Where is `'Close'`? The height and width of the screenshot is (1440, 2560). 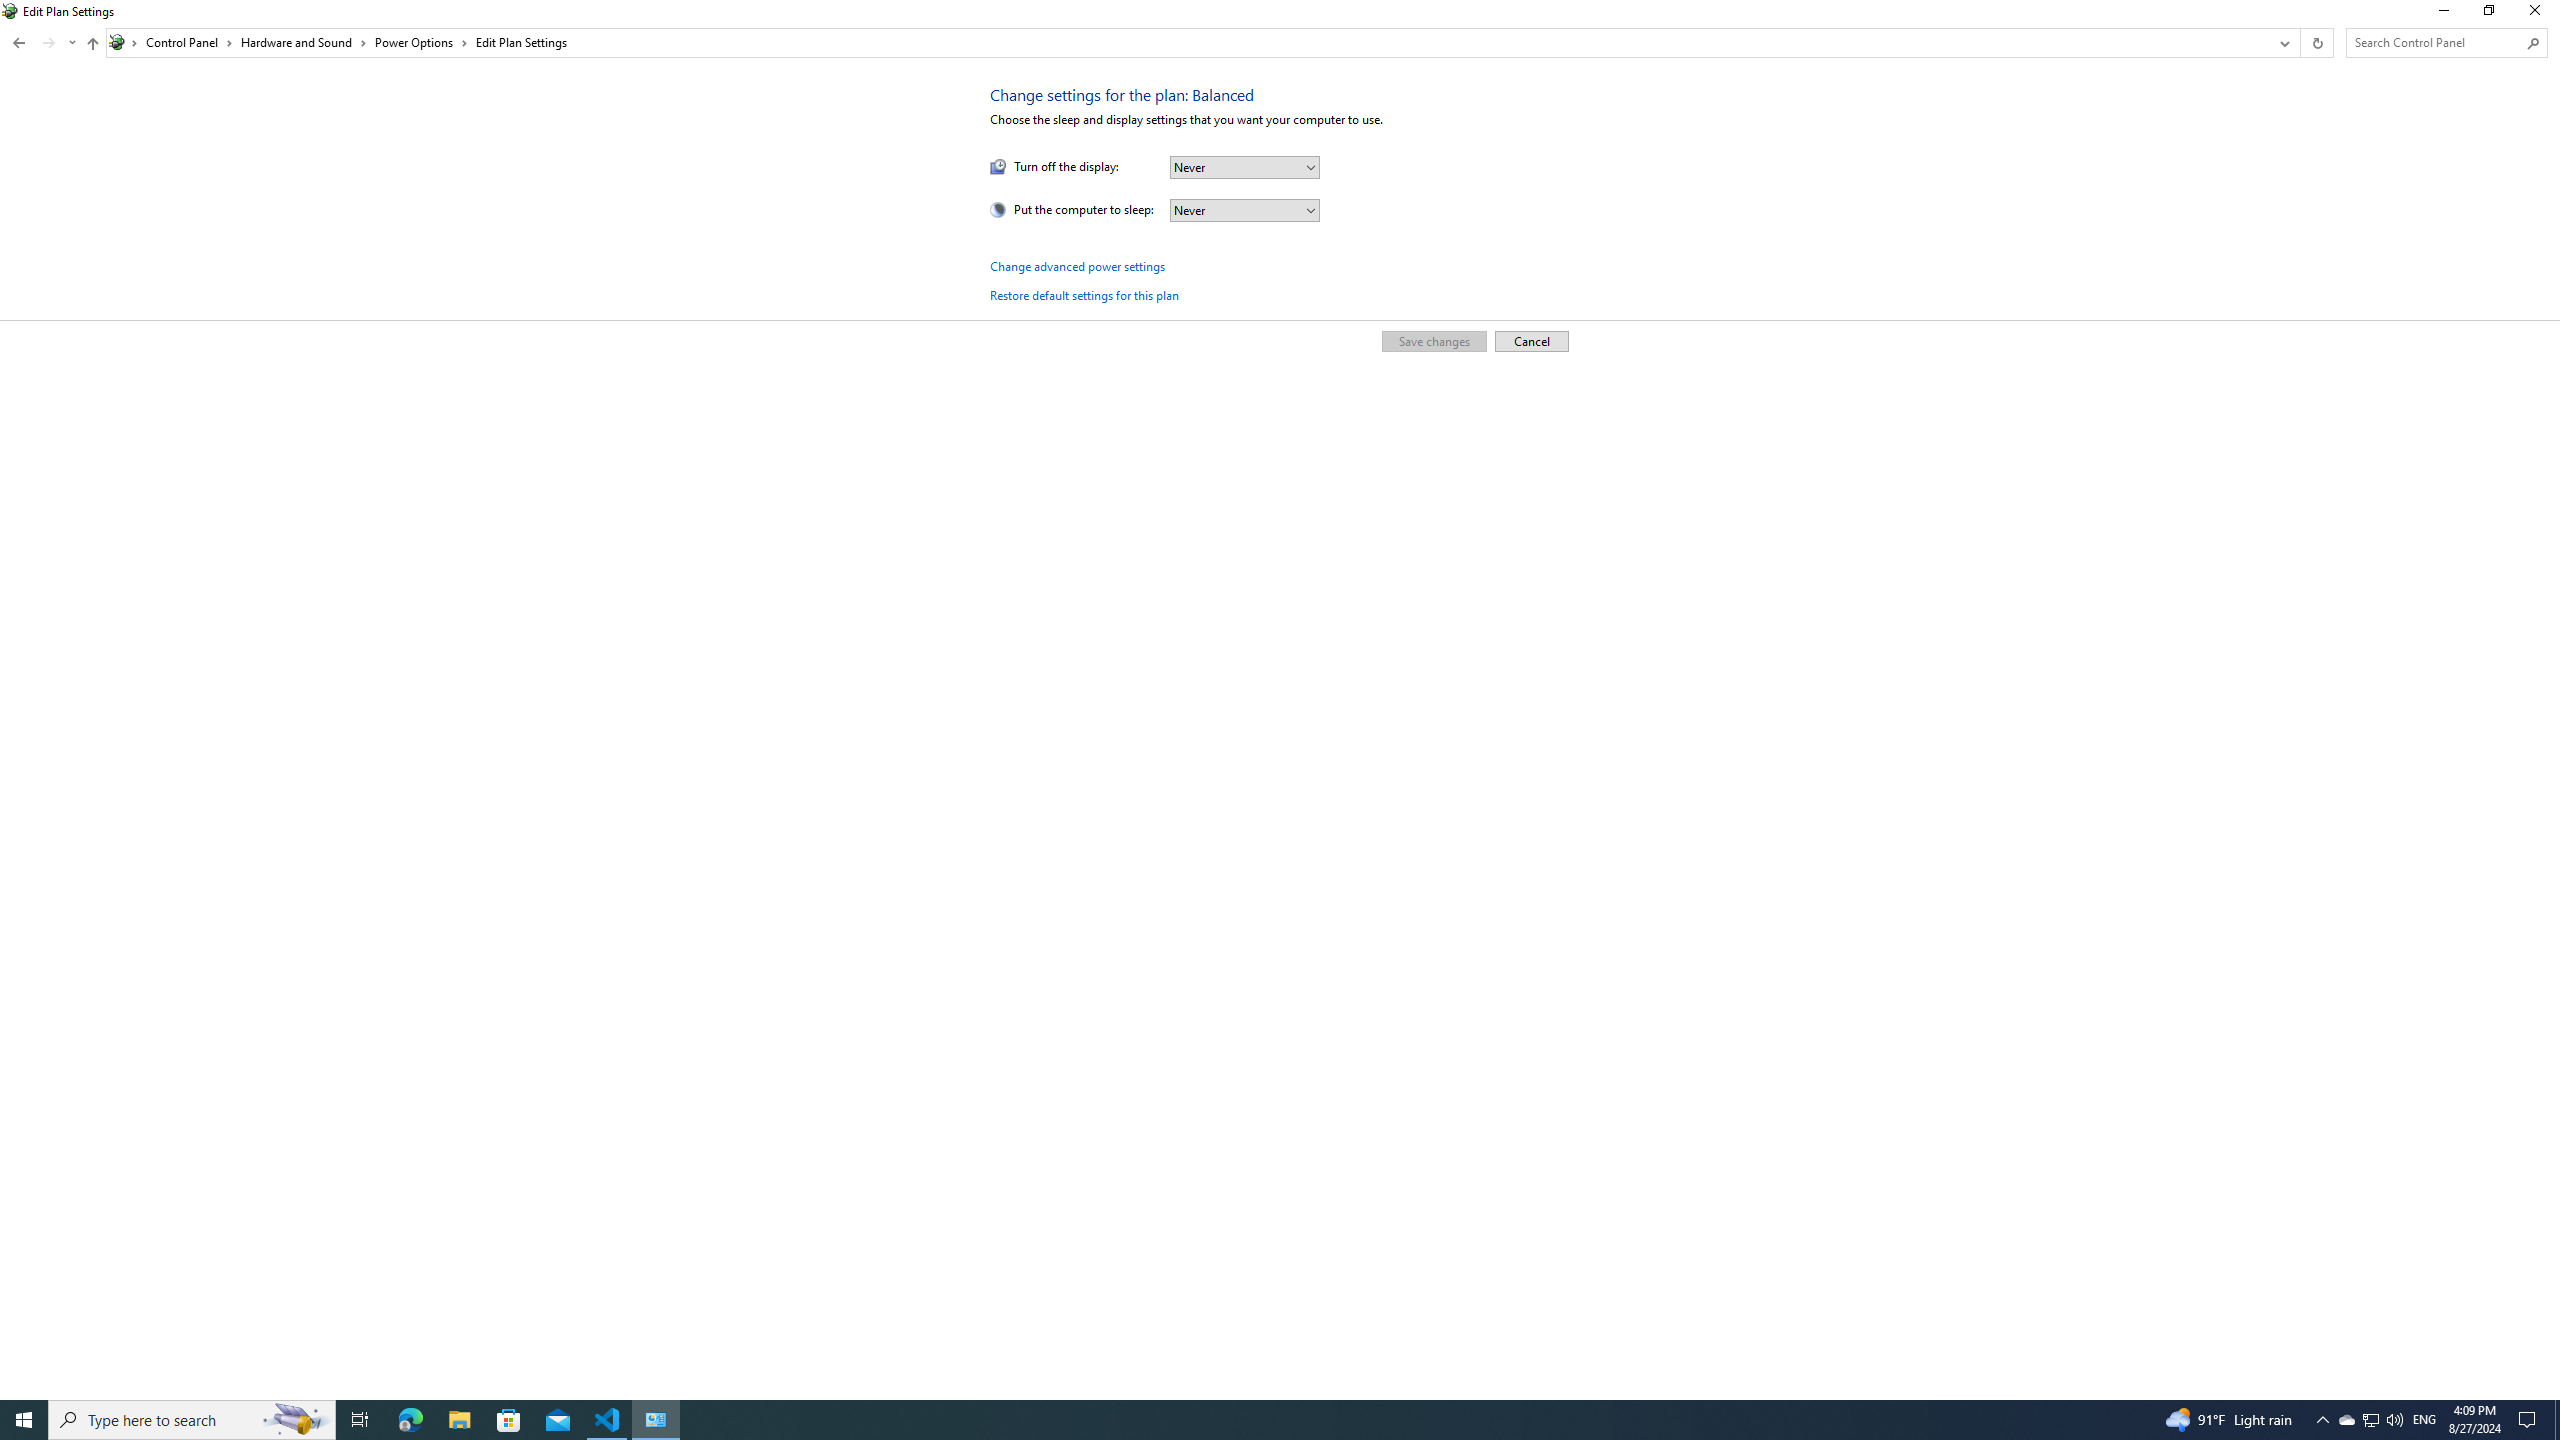 'Close' is located at coordinates (2539, 15).